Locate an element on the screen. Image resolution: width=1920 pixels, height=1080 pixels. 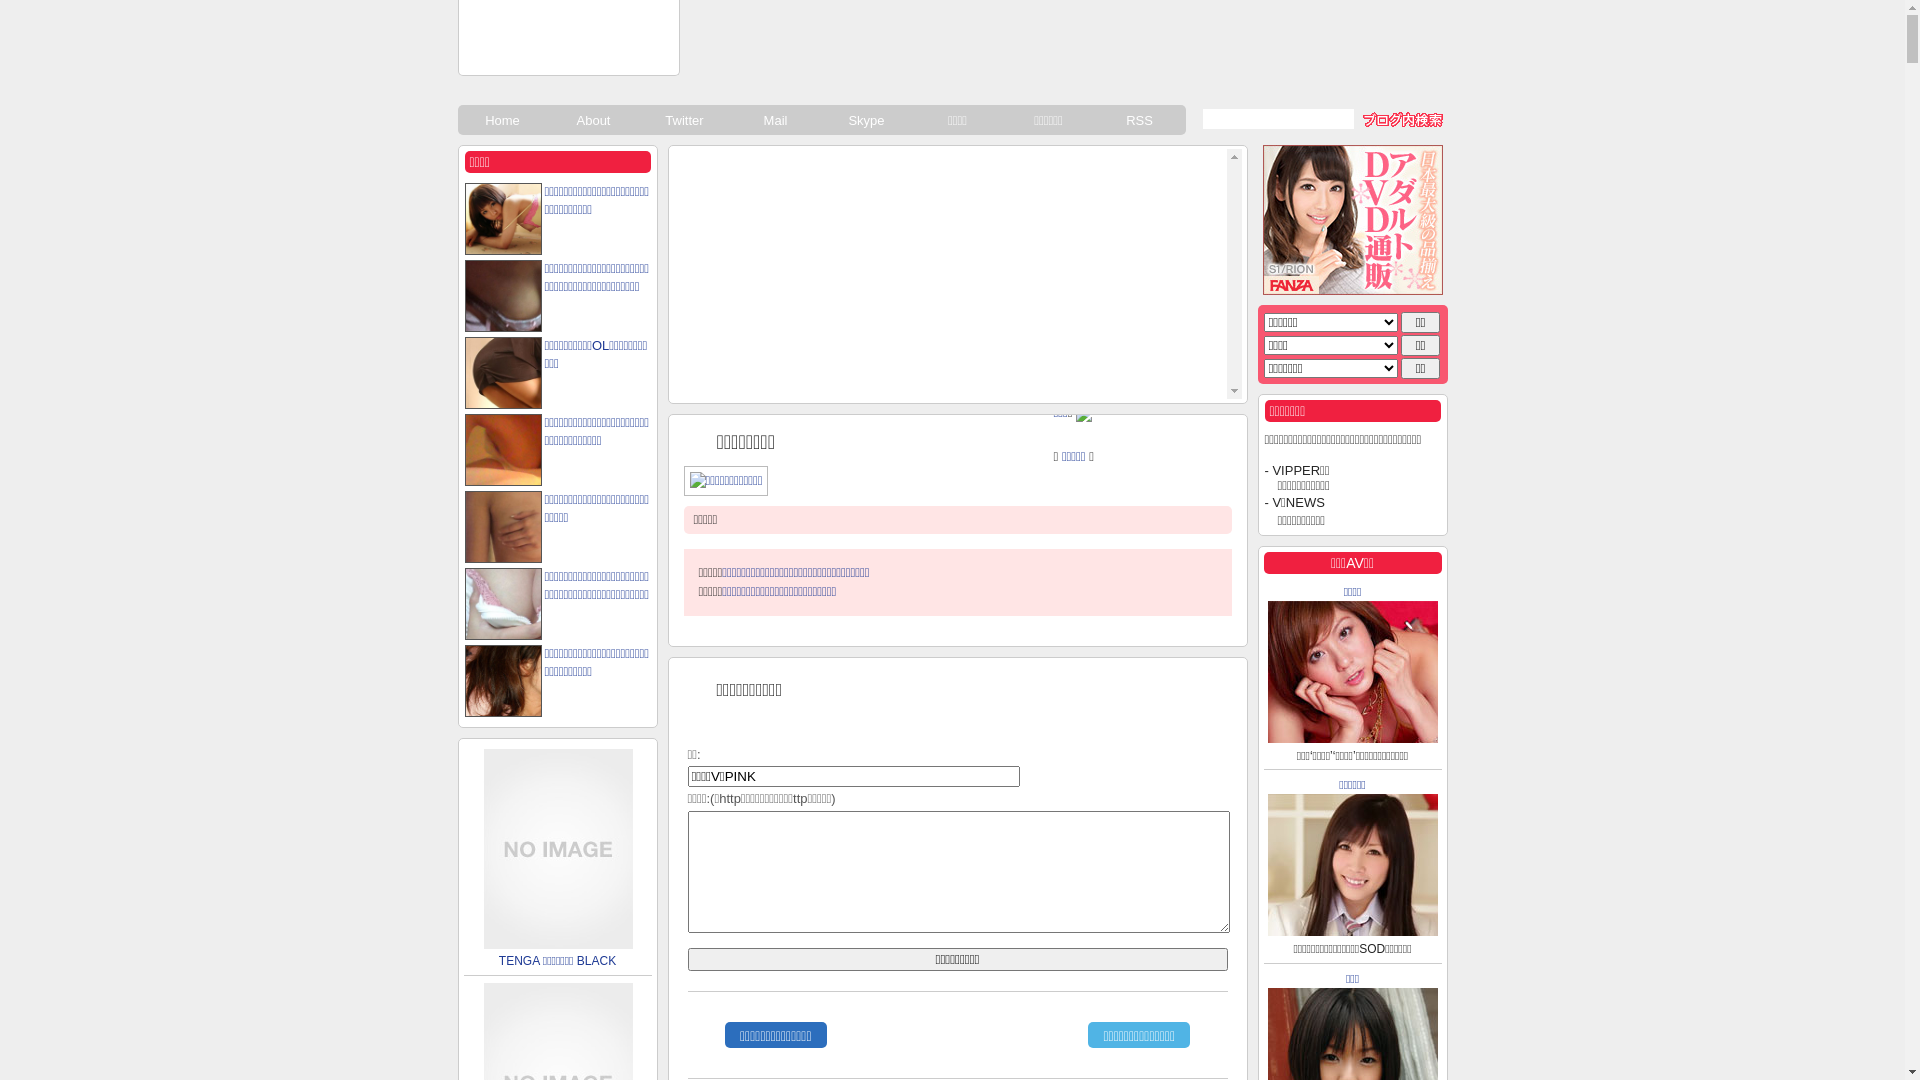
'About' is located at coordinates (592, 119).